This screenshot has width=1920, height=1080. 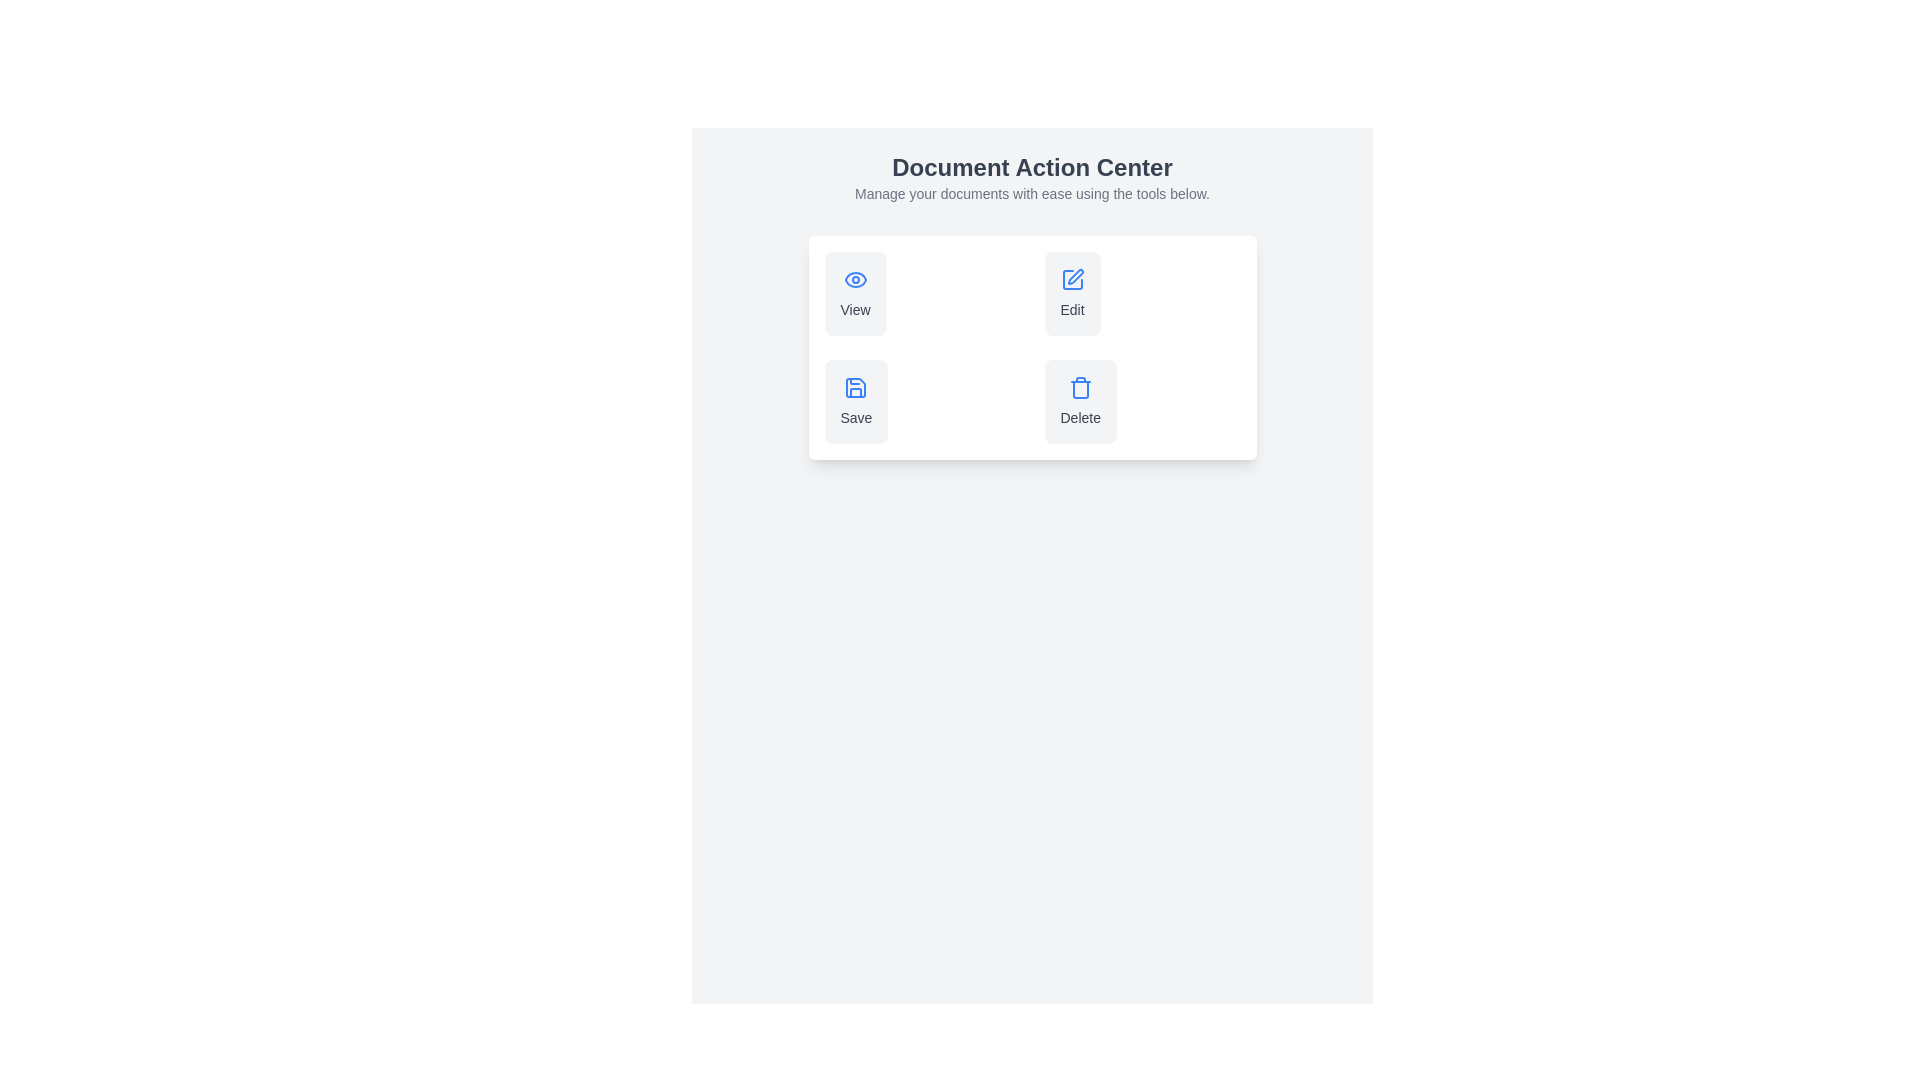 What do you see at coordinates (1079, 388) in the screenshot?
I see `the trash can icon to initiate a delete action, which is positioned above the 'Delete' label in the bottom-right of a 2x2 grid layout` at bounding box center [1079, 388].